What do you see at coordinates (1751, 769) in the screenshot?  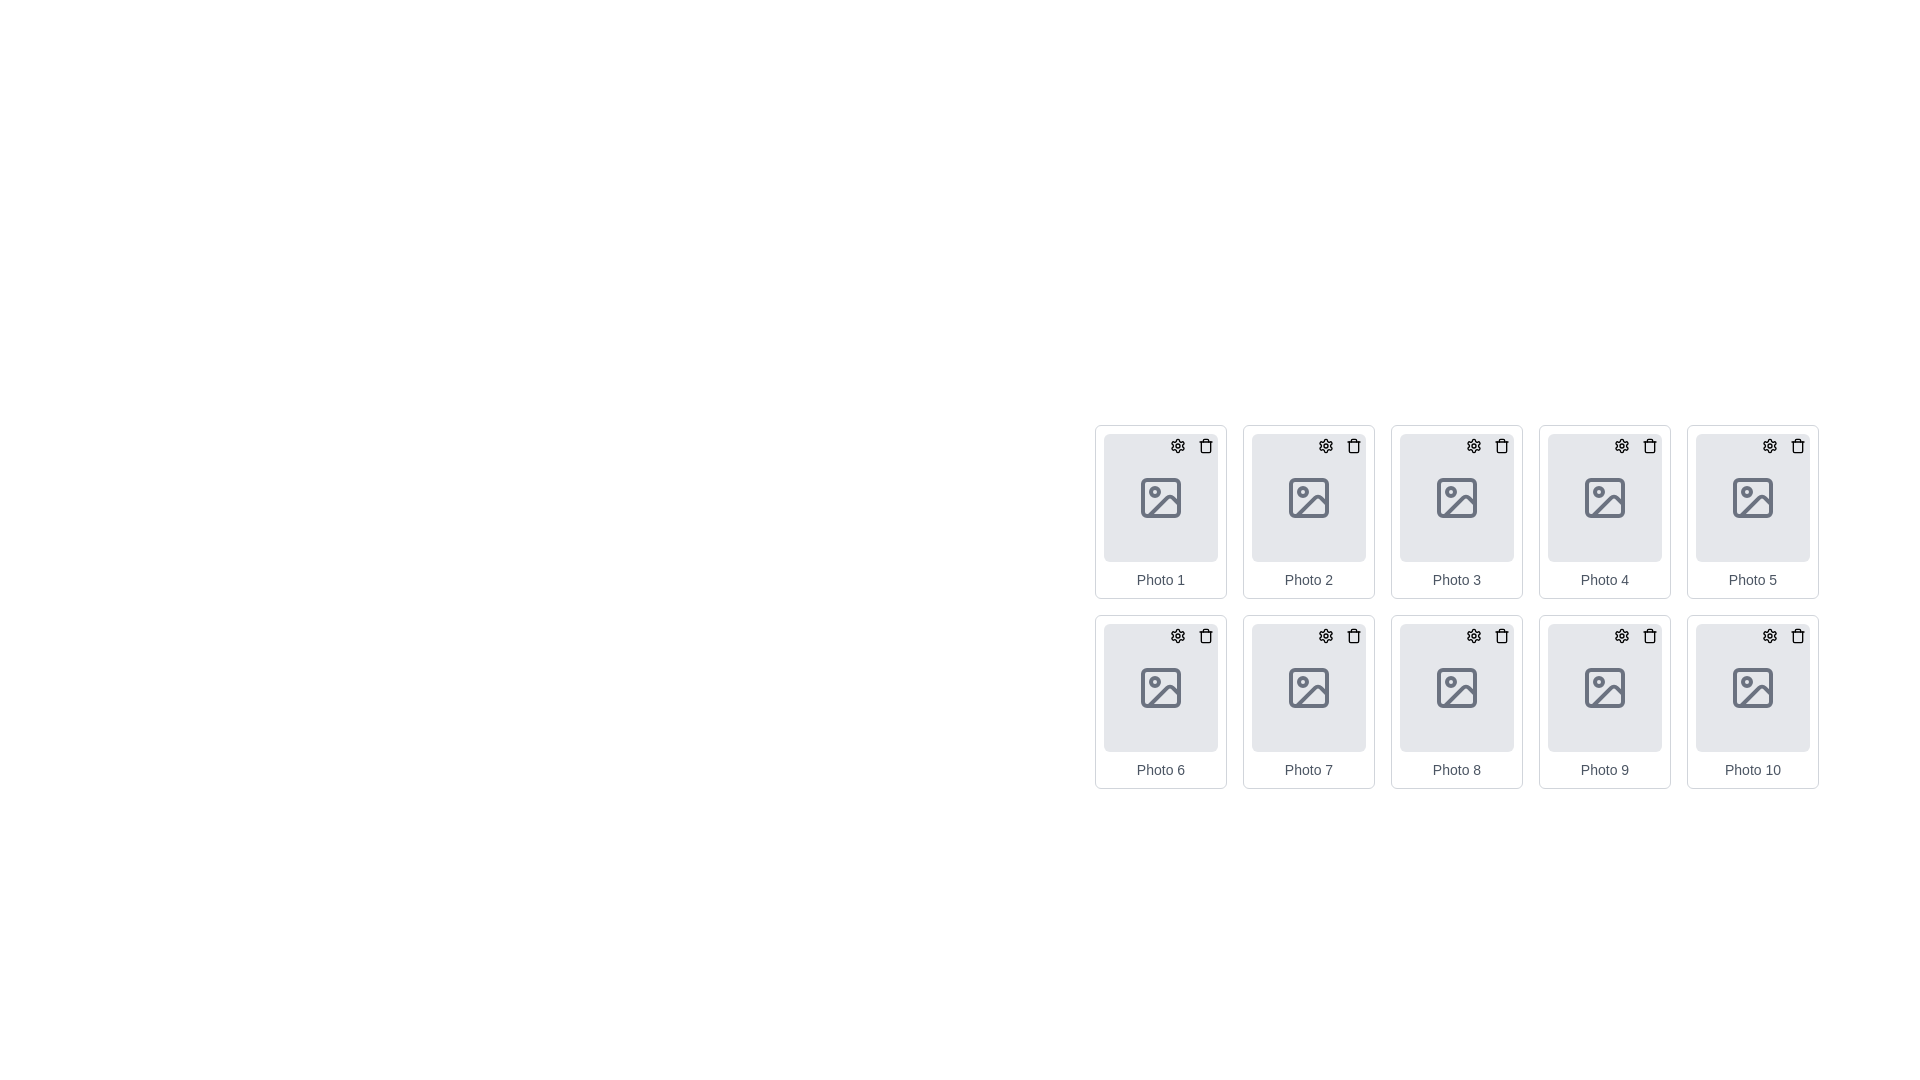 I see `the text label 'Photo 10', which is styled with a small font size and light gray color, located at the bottom center of the tenth item in a grid of photo placeholders` at bounding box center [1751, 769].